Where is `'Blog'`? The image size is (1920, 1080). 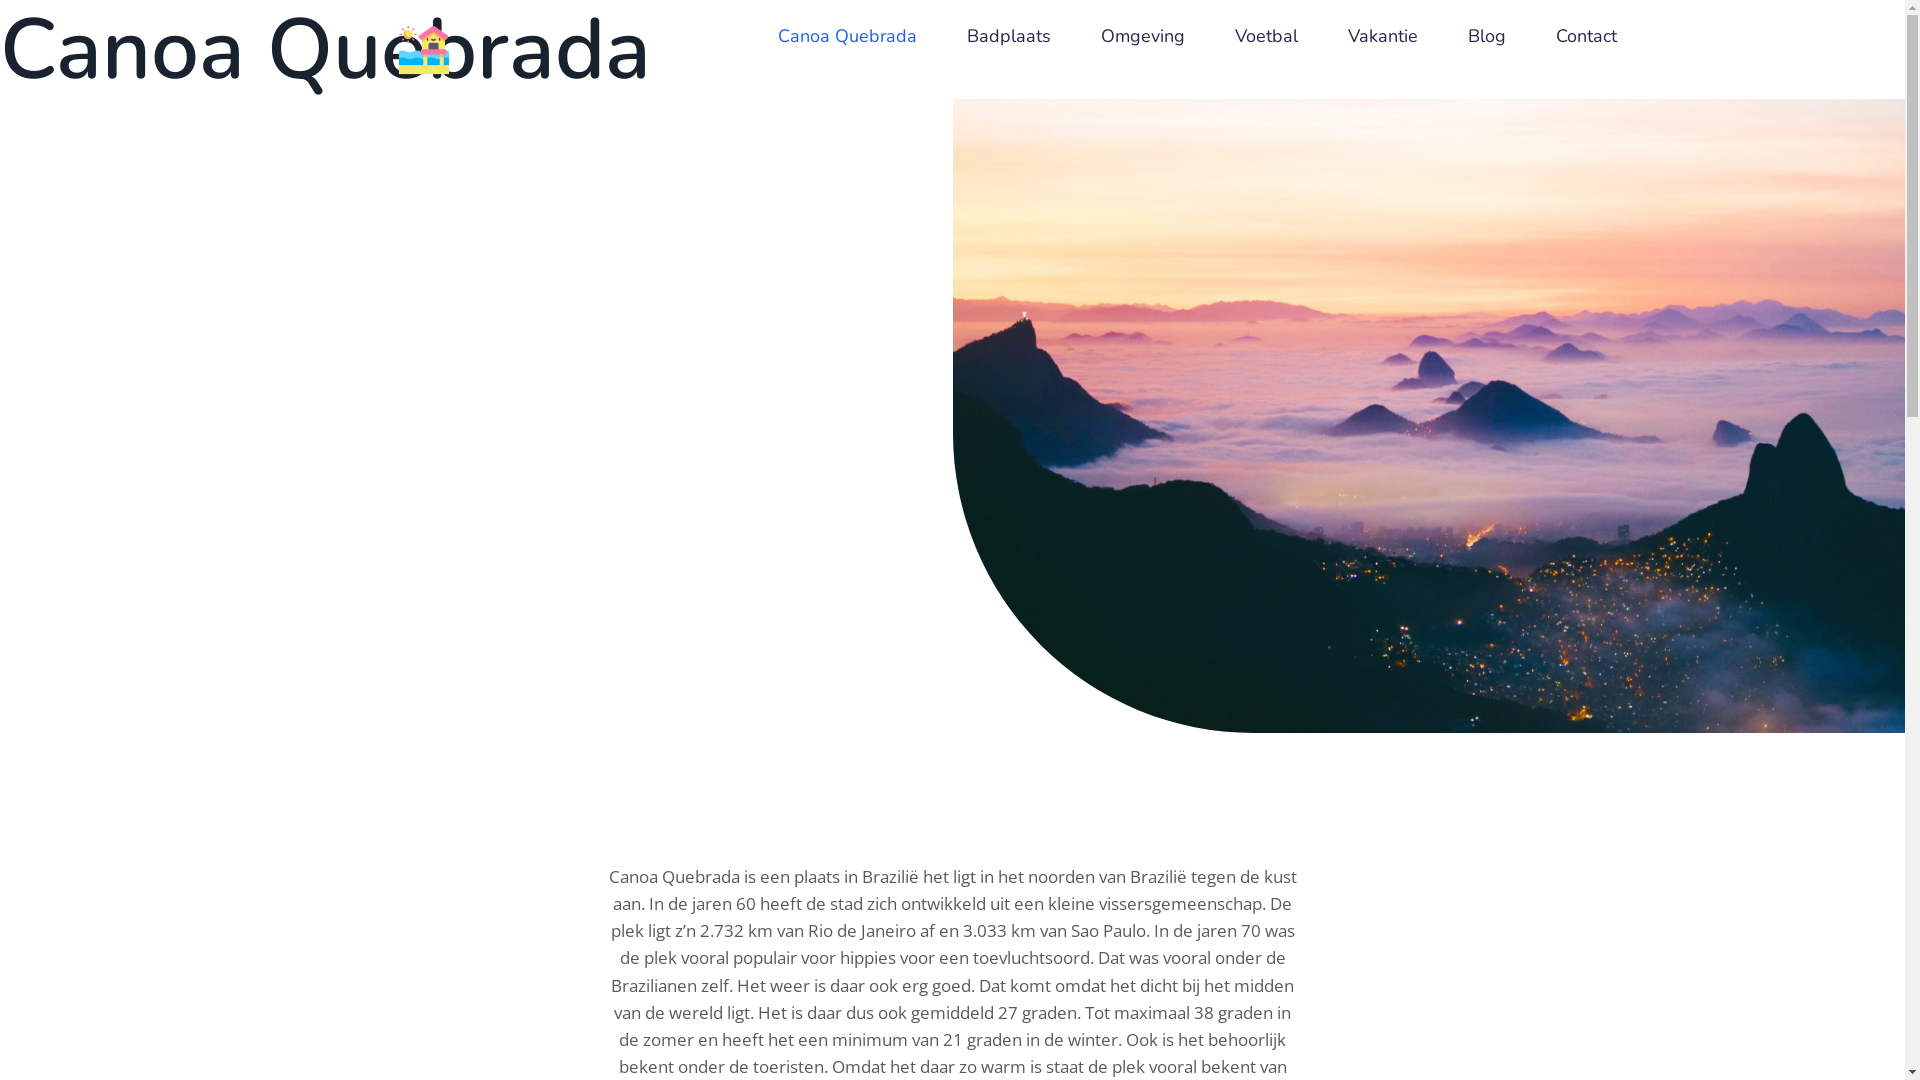
'Blog' is located at coordinates (1487, 36).